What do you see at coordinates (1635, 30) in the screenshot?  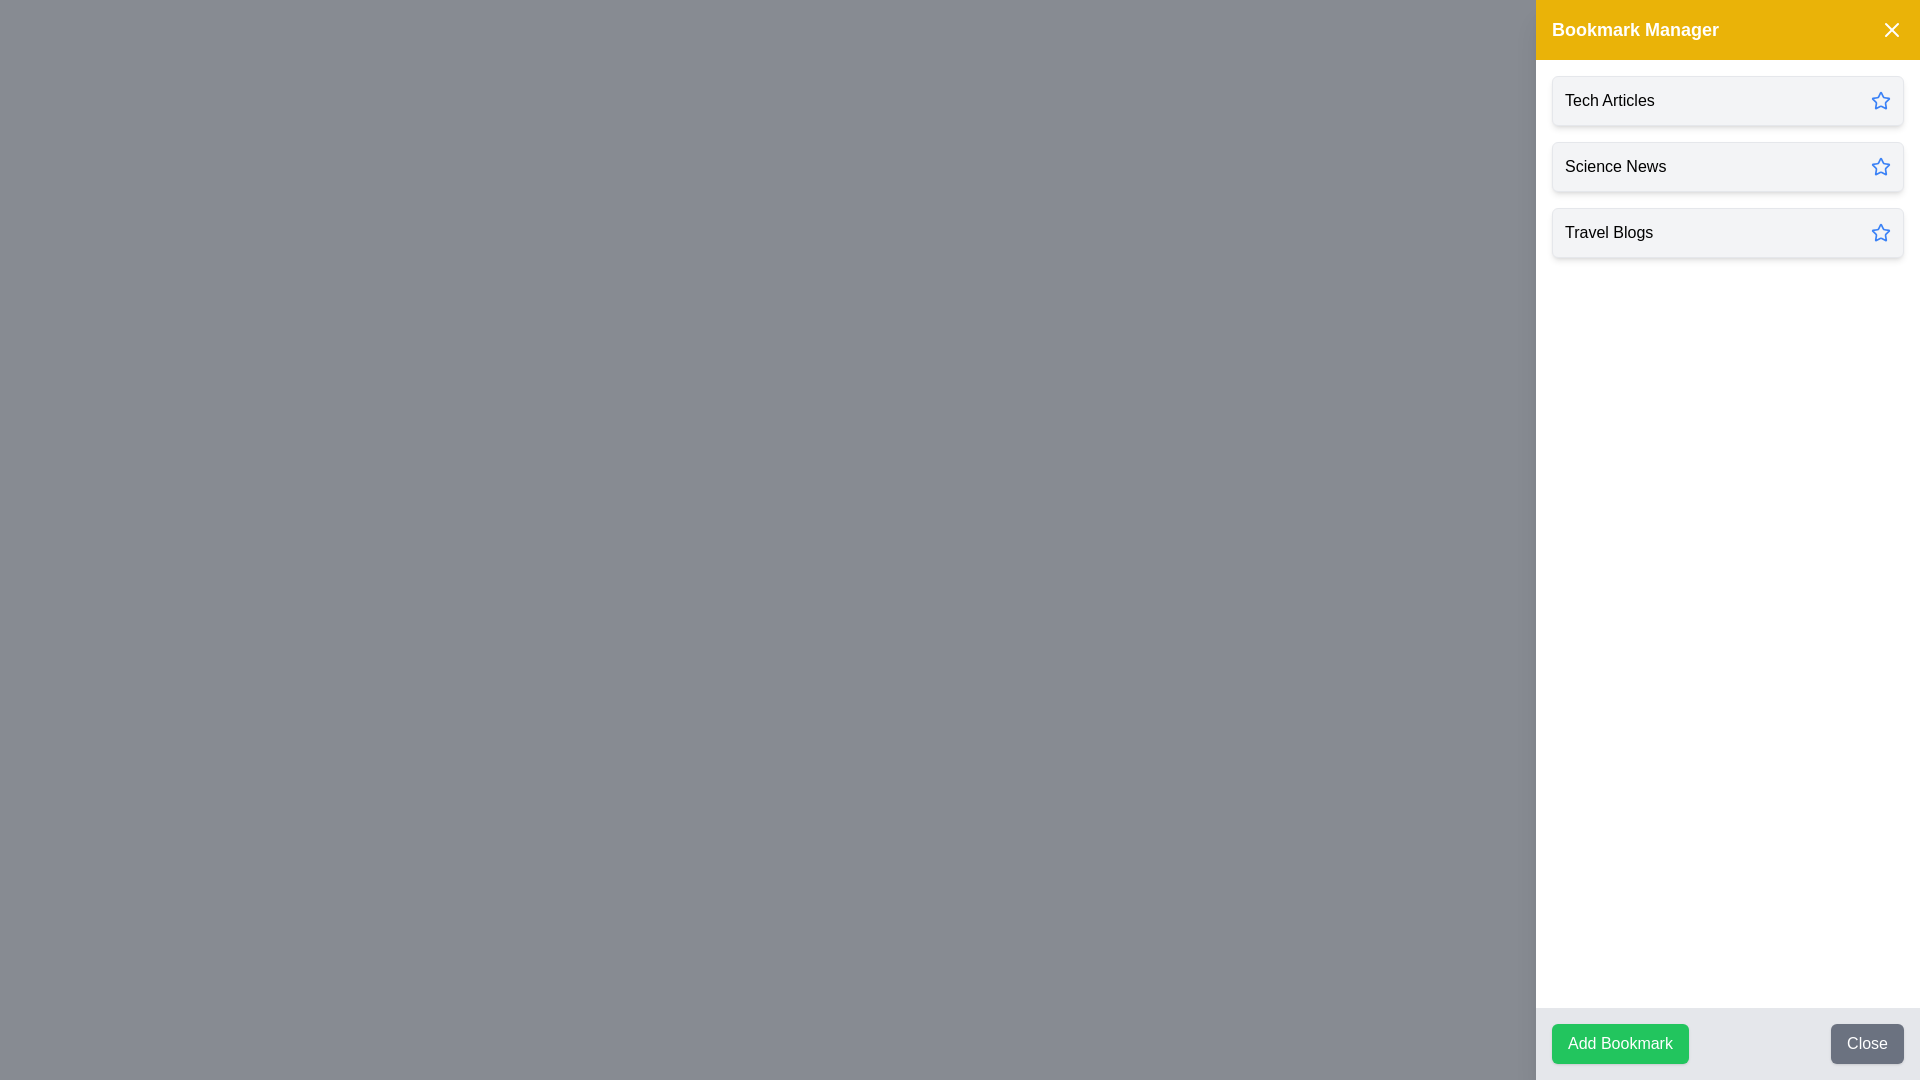 I see `the 'Bookmark Manager' text label, which is styled with a bold font on a yellow background and located in the top-left corner of the header area` at bounding box center [1635, 30].